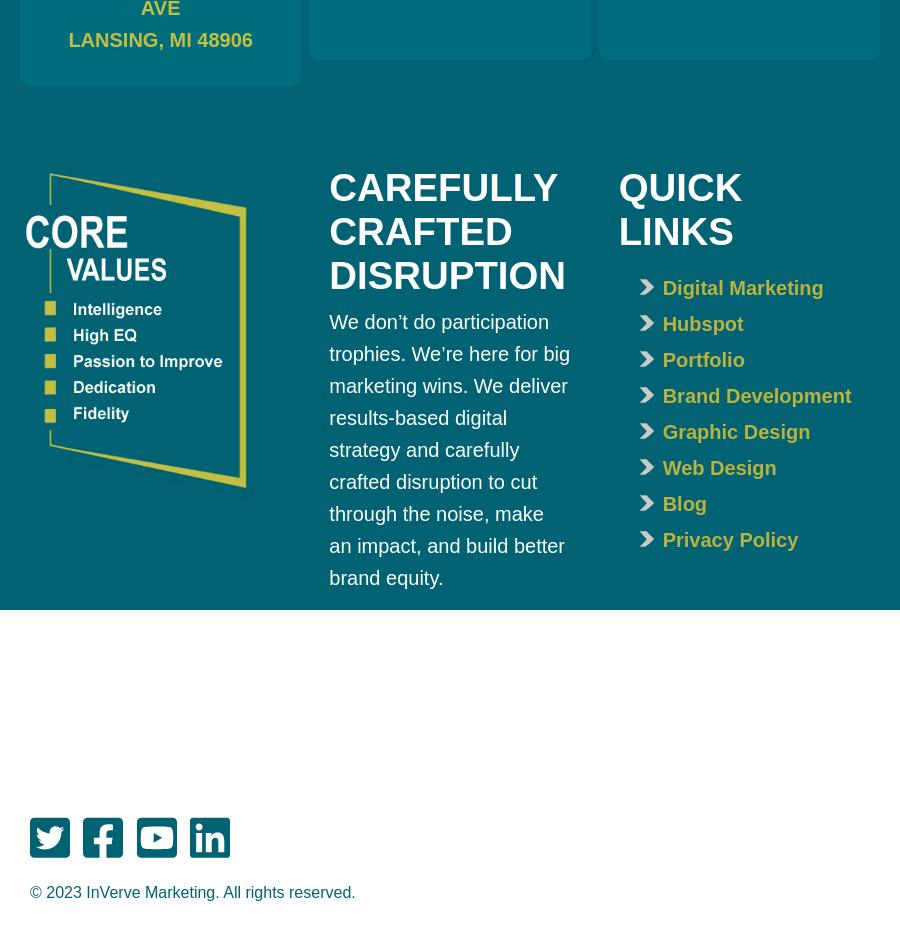  Describe the element at coordinates (755, 395) in the screenshot. I see `'Brand Development'` at that location.